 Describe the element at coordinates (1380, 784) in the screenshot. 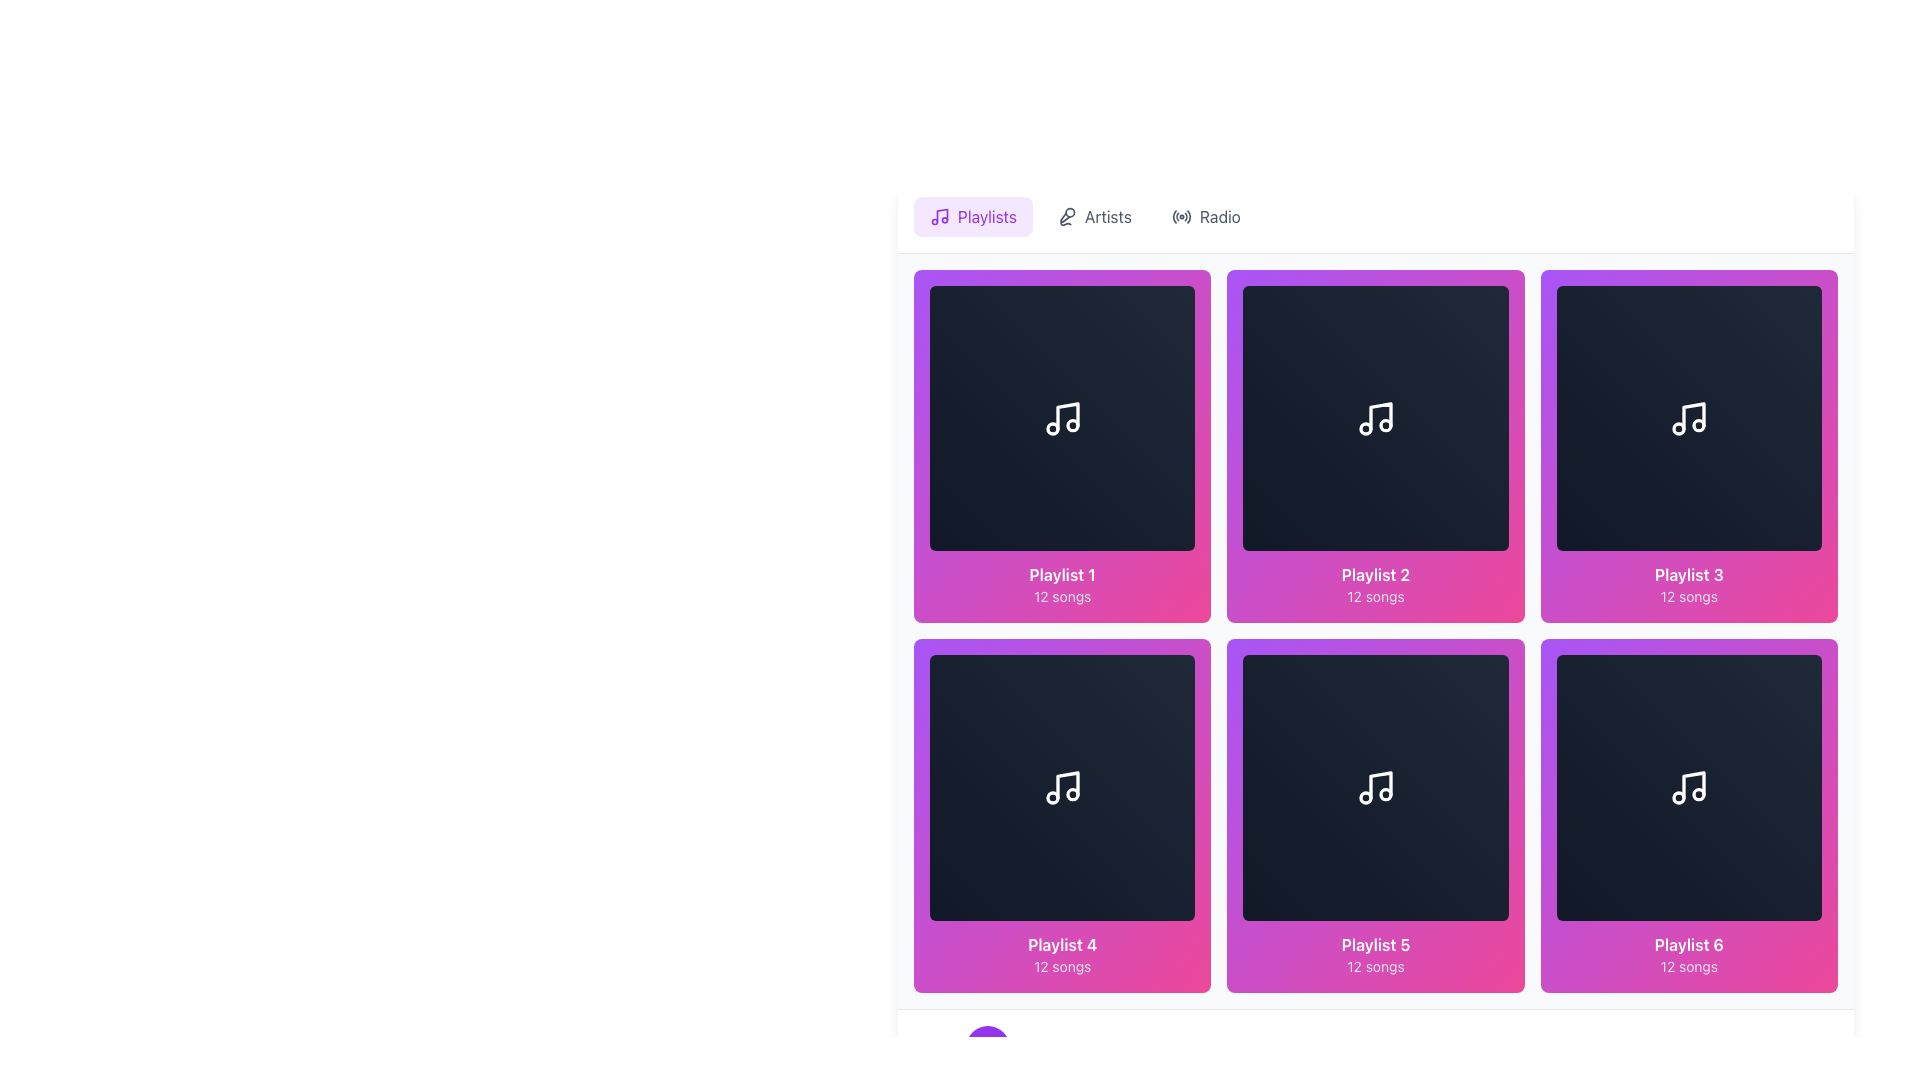

I see `the decorative icon in the fifth playlist card that symbolizes the playlist's purpose or theme related to music` at that location.